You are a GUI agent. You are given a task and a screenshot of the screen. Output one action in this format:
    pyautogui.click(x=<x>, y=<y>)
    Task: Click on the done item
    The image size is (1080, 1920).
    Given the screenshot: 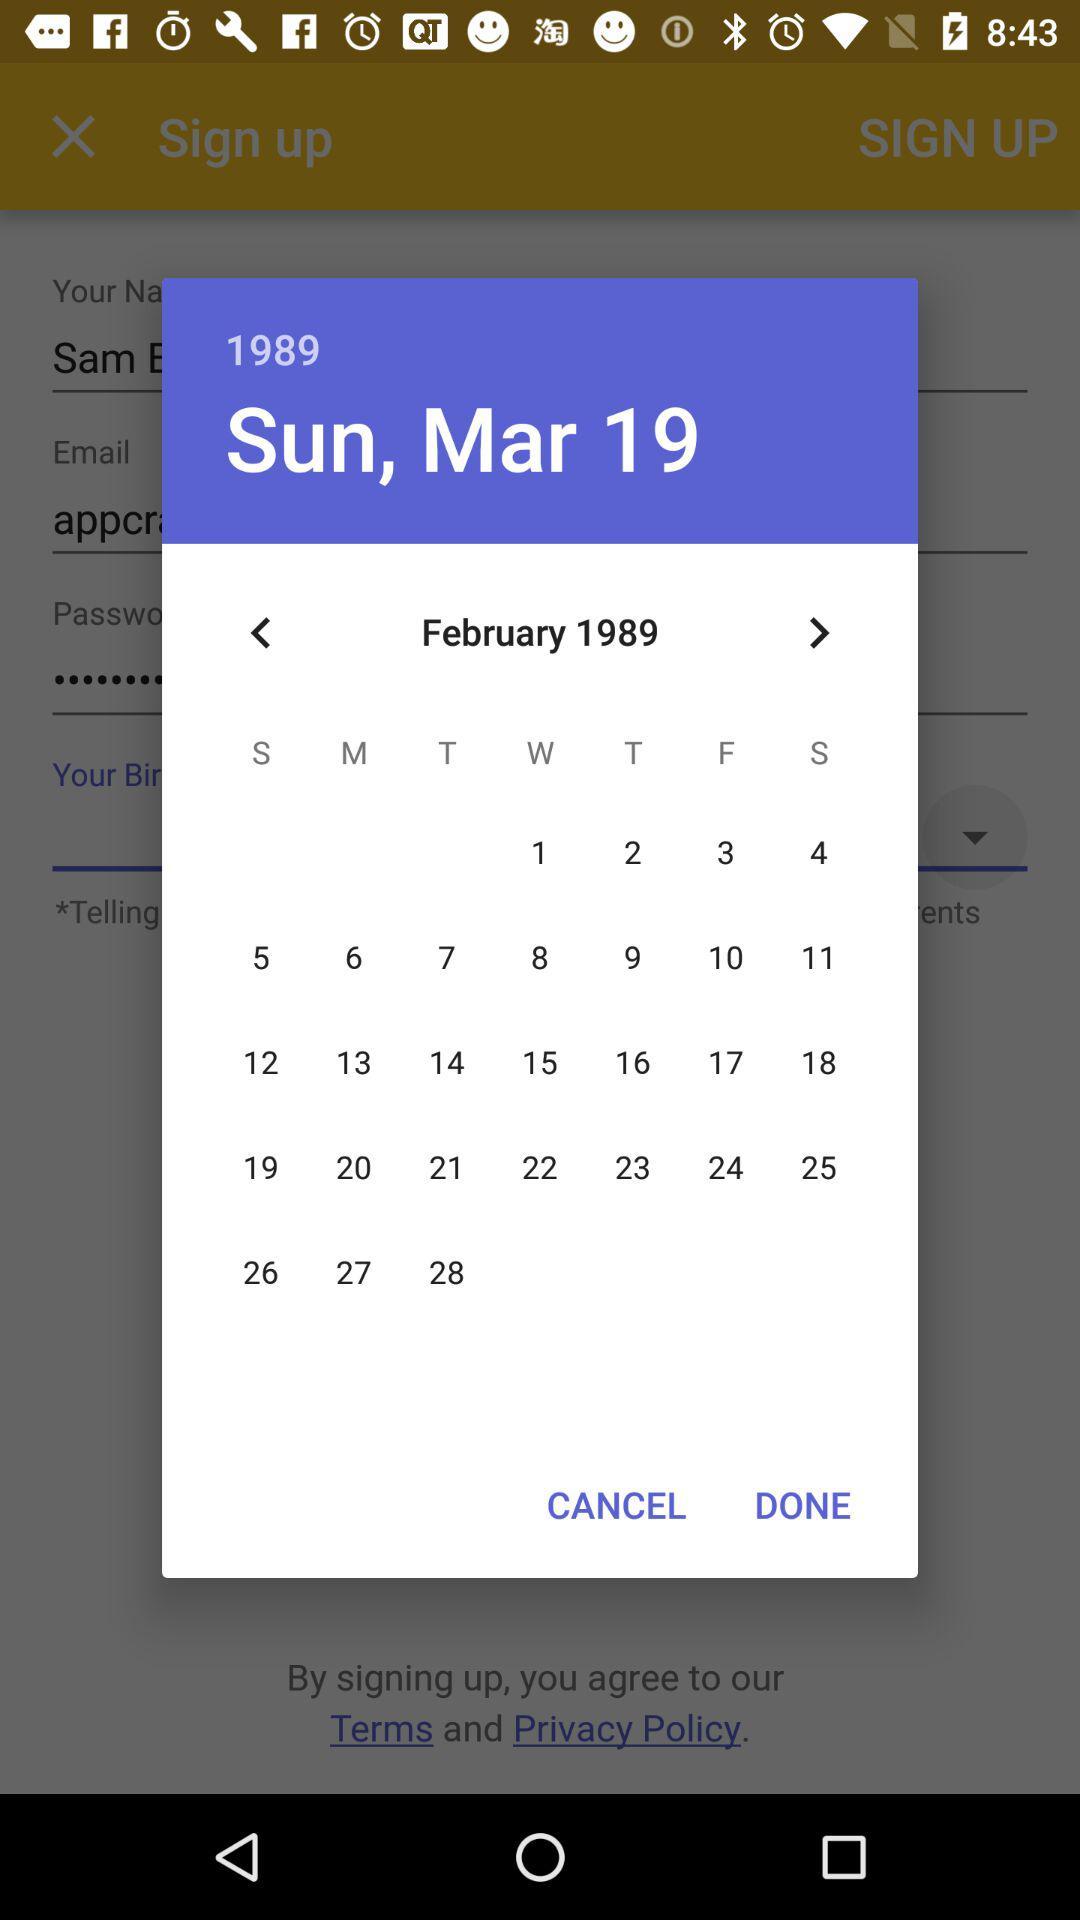 What is the action you would take?
    pyautogui.click(x=801, y=1504)
    